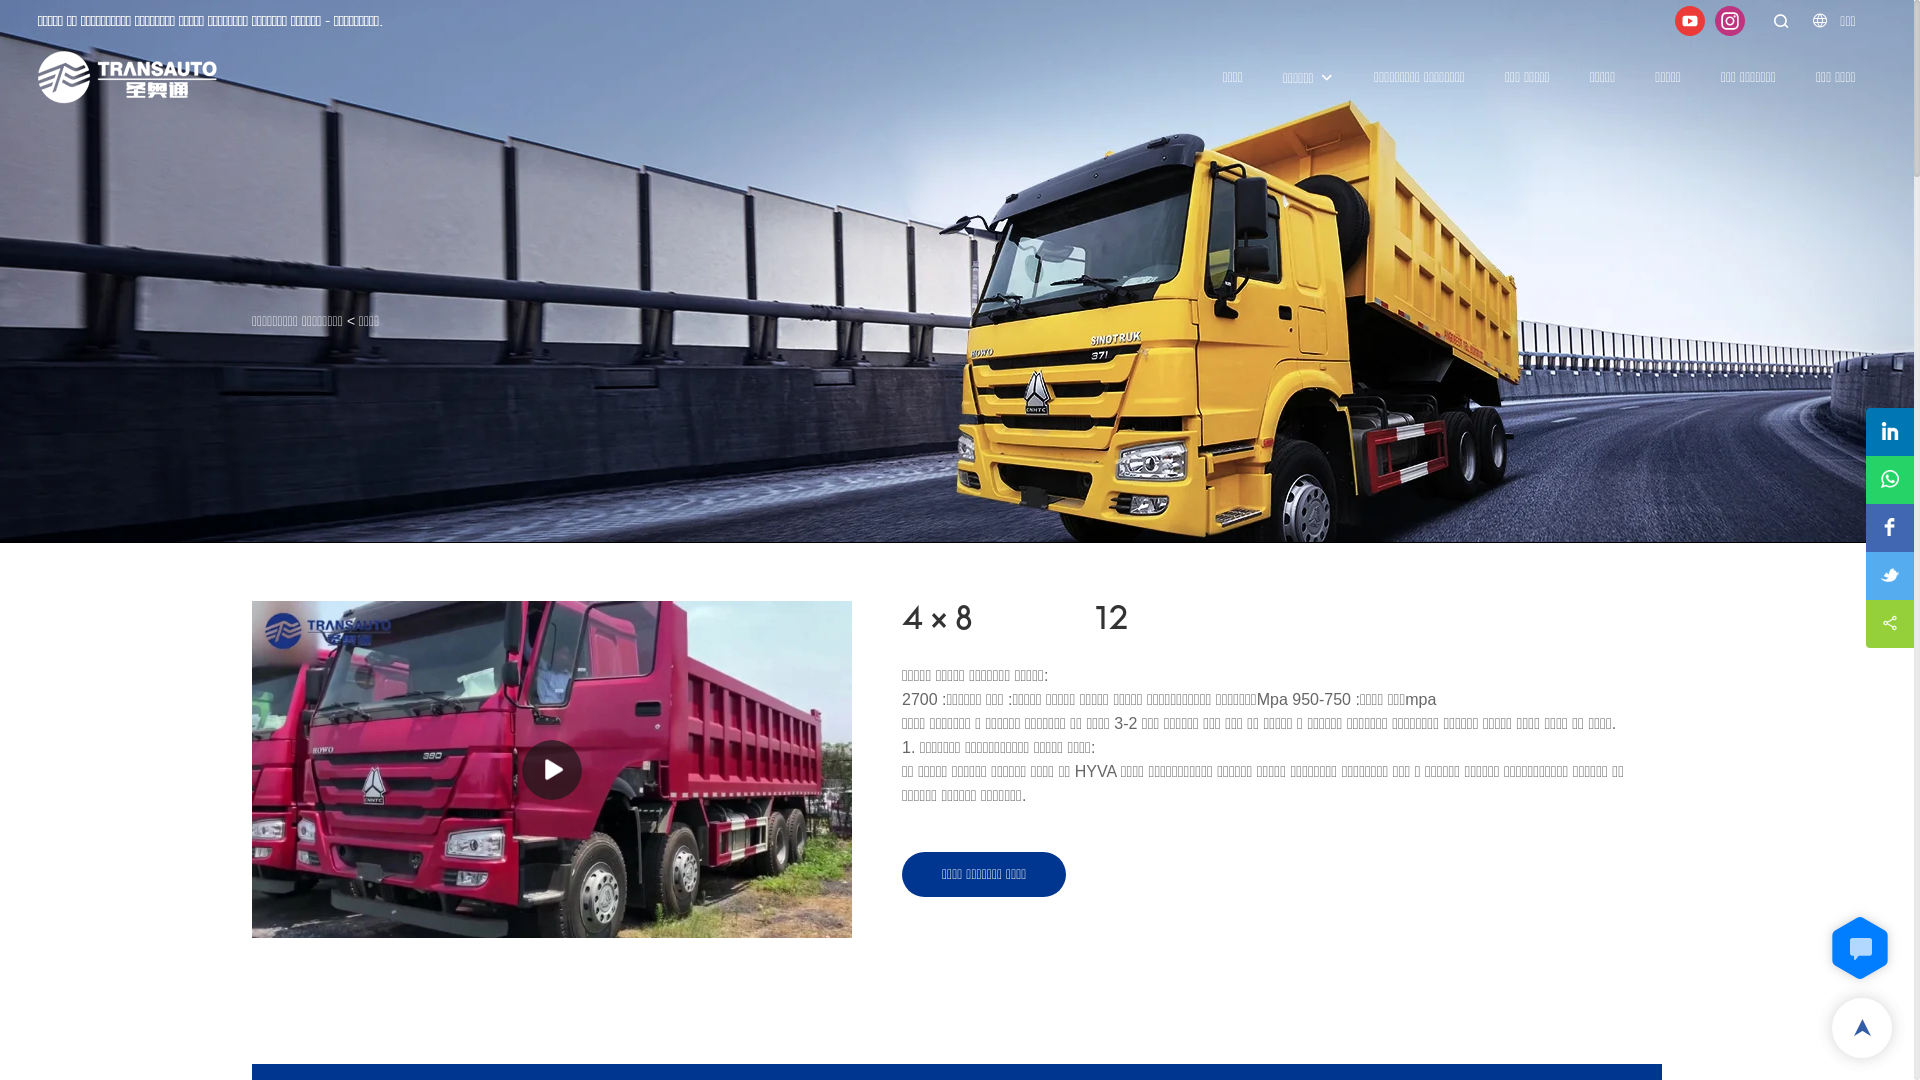 Image resolution: width=1920 pixels, height=1080 pixels. I want to click on 'instagram', so click(1728, 19).